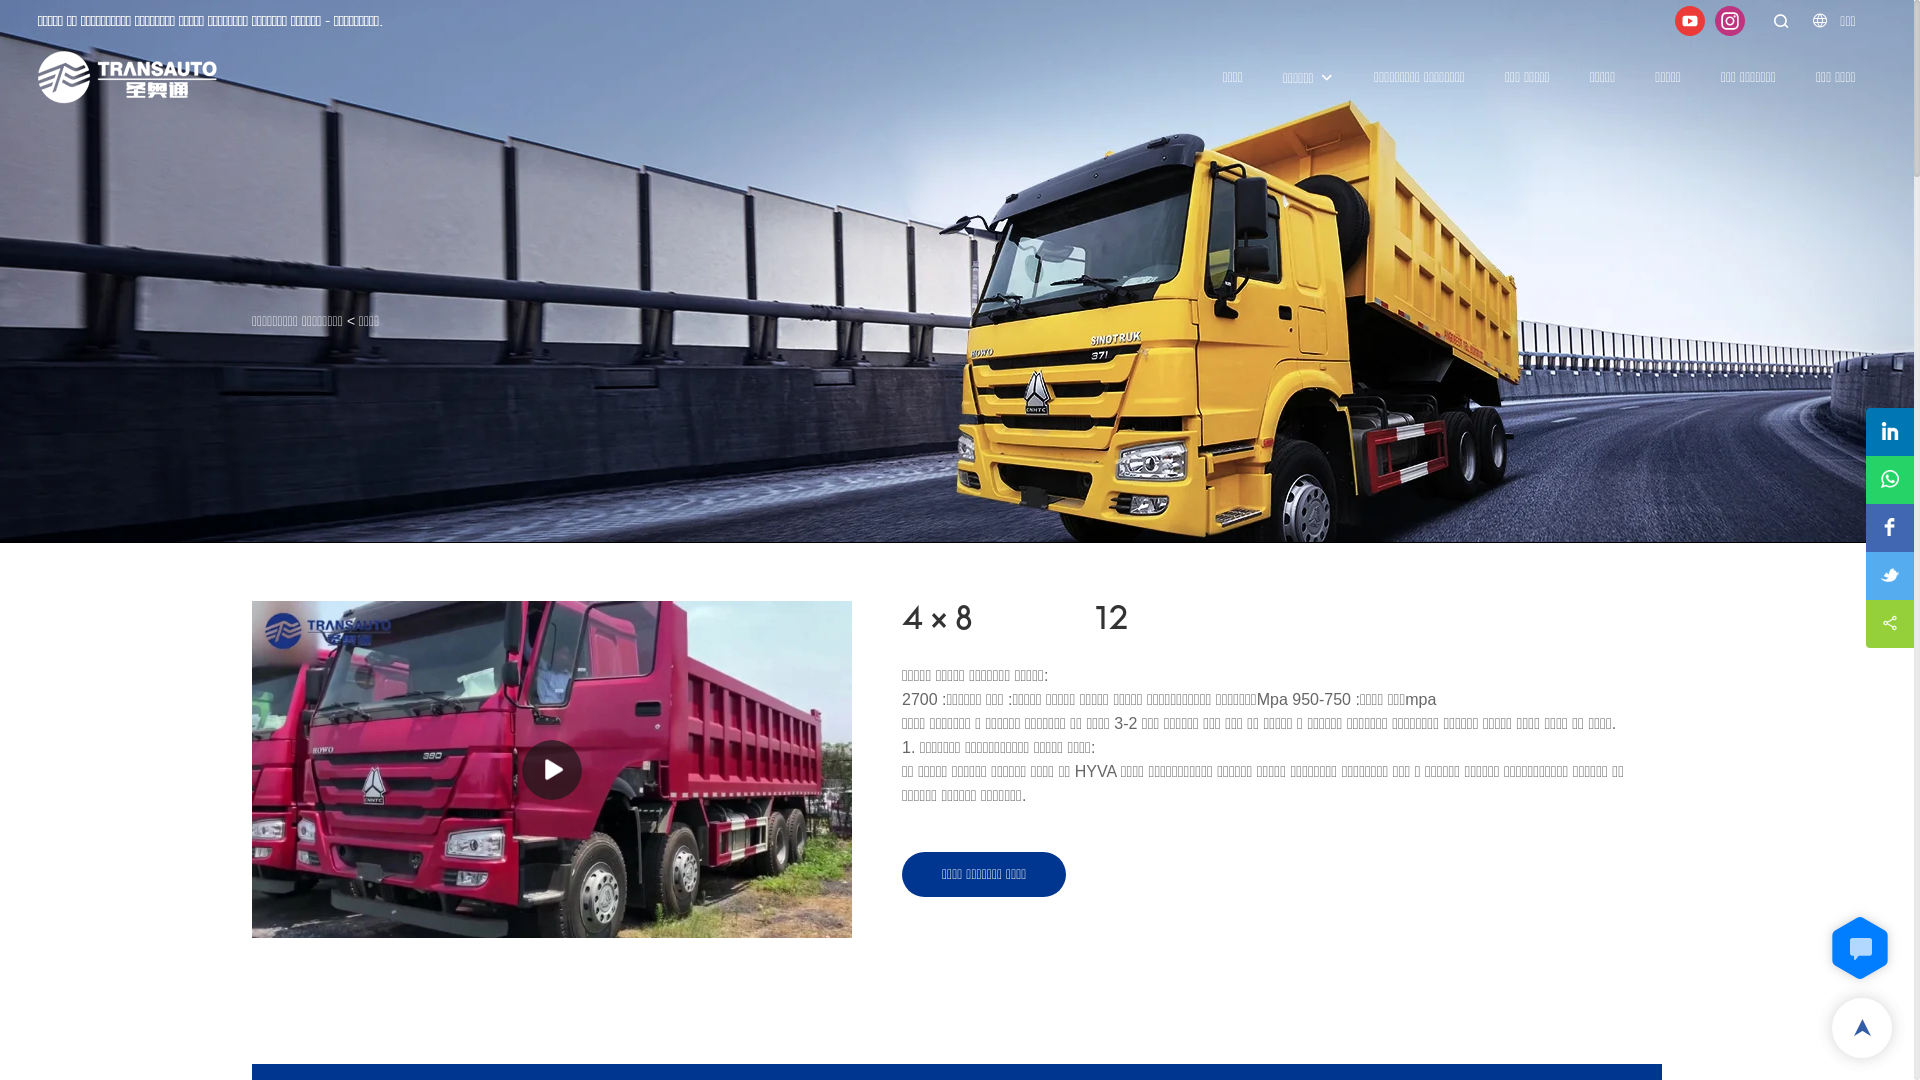 Image resolution: width=1920 pixels, height=1080 pixels. I want to click on 'instagram', so click(1728, 19).